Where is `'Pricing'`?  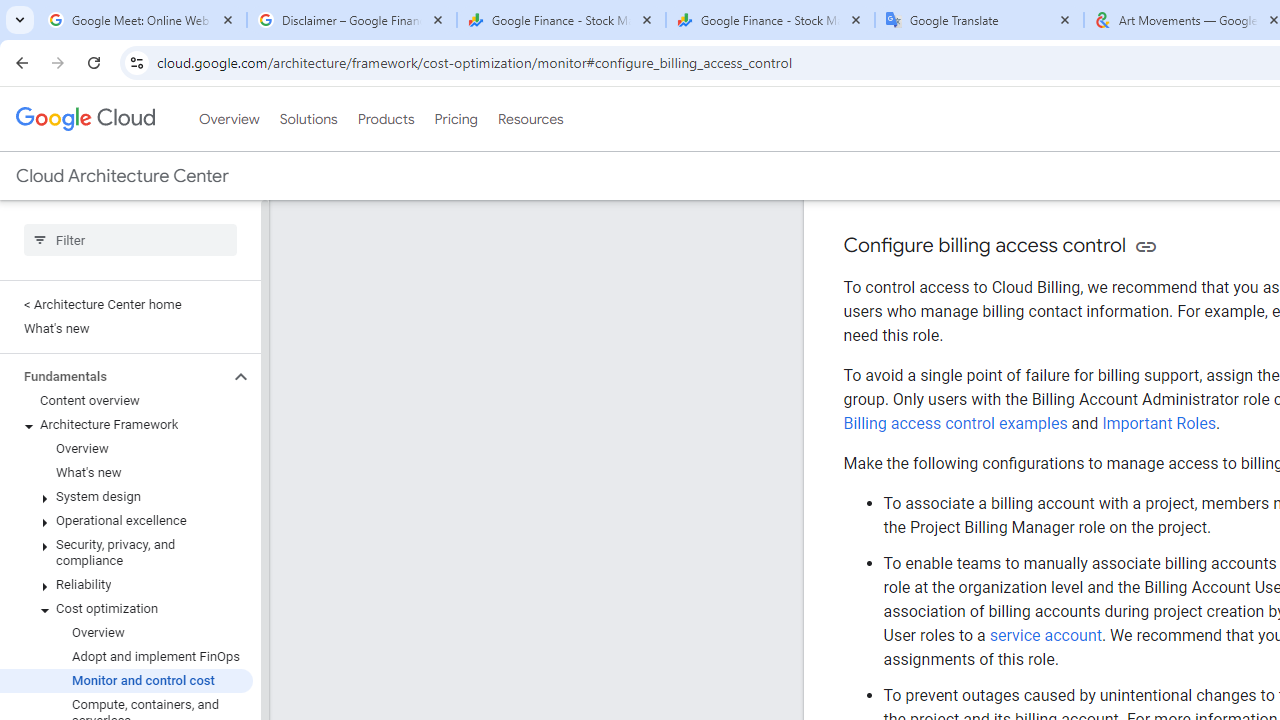 'Pricing' is located at coordinates (454, 119).